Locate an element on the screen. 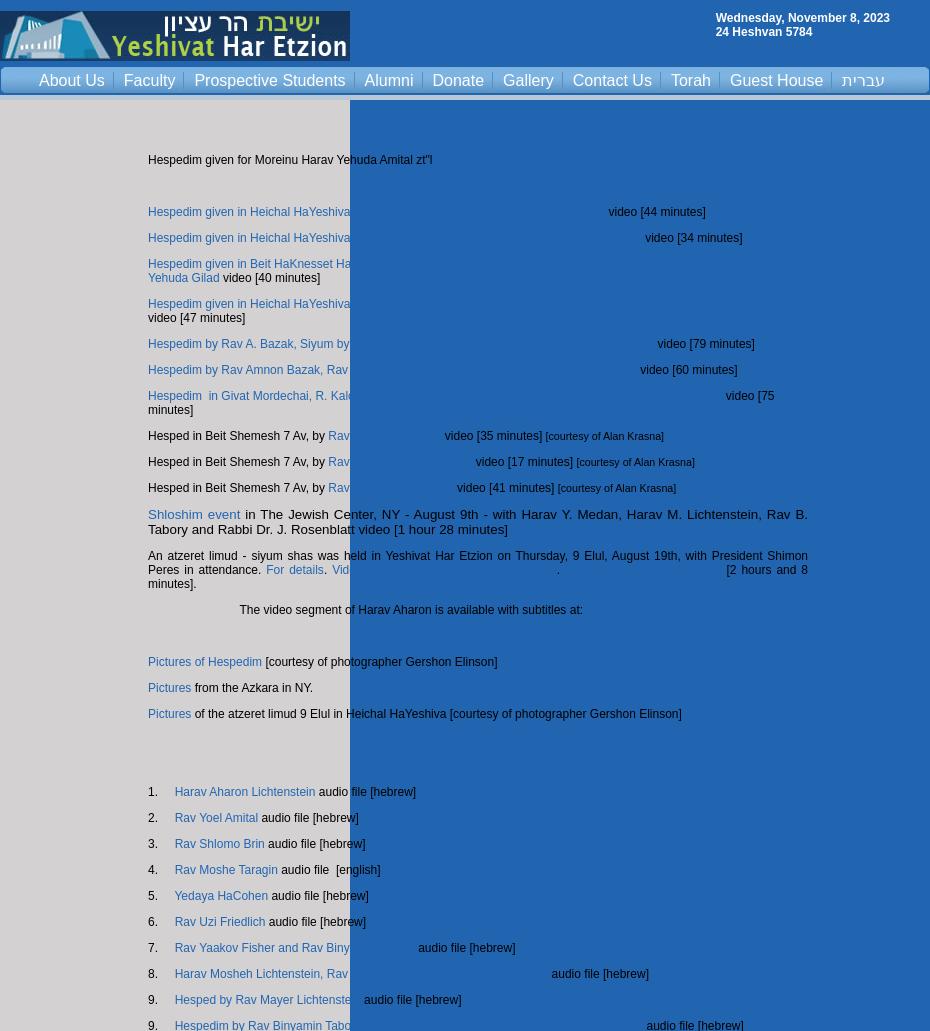  'Rav Mayer Lichtenstein' is located at coordinates (390, 487).